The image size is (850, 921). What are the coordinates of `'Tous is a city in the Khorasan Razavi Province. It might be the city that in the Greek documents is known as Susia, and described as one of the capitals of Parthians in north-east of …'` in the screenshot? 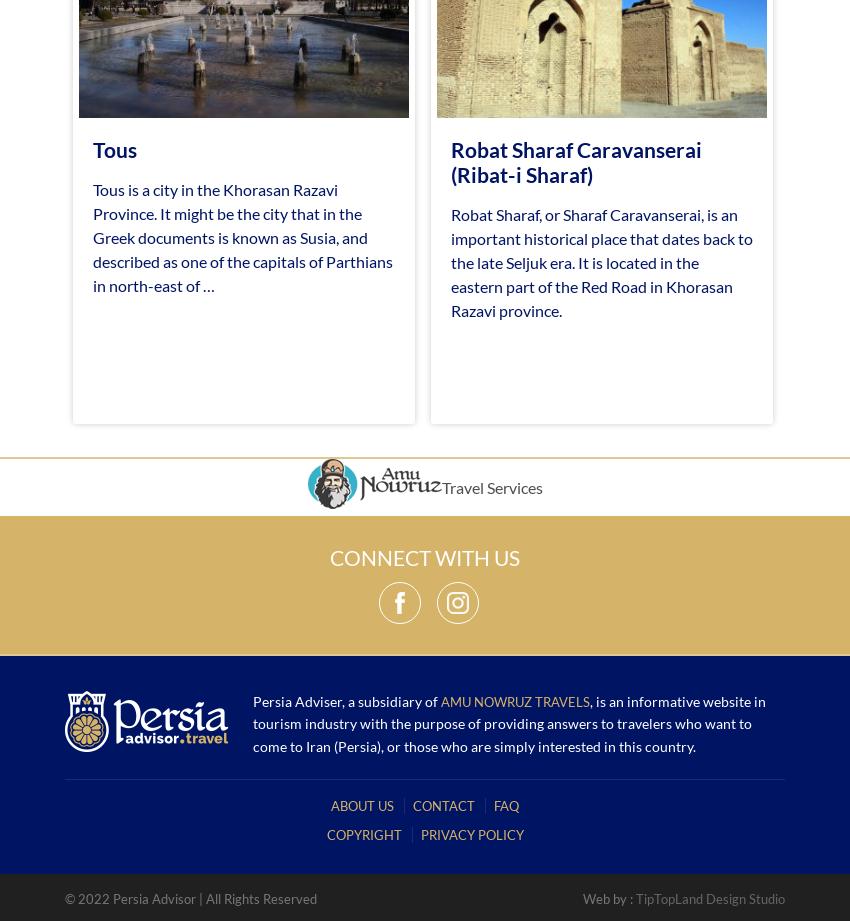 It's located at (243, 236).